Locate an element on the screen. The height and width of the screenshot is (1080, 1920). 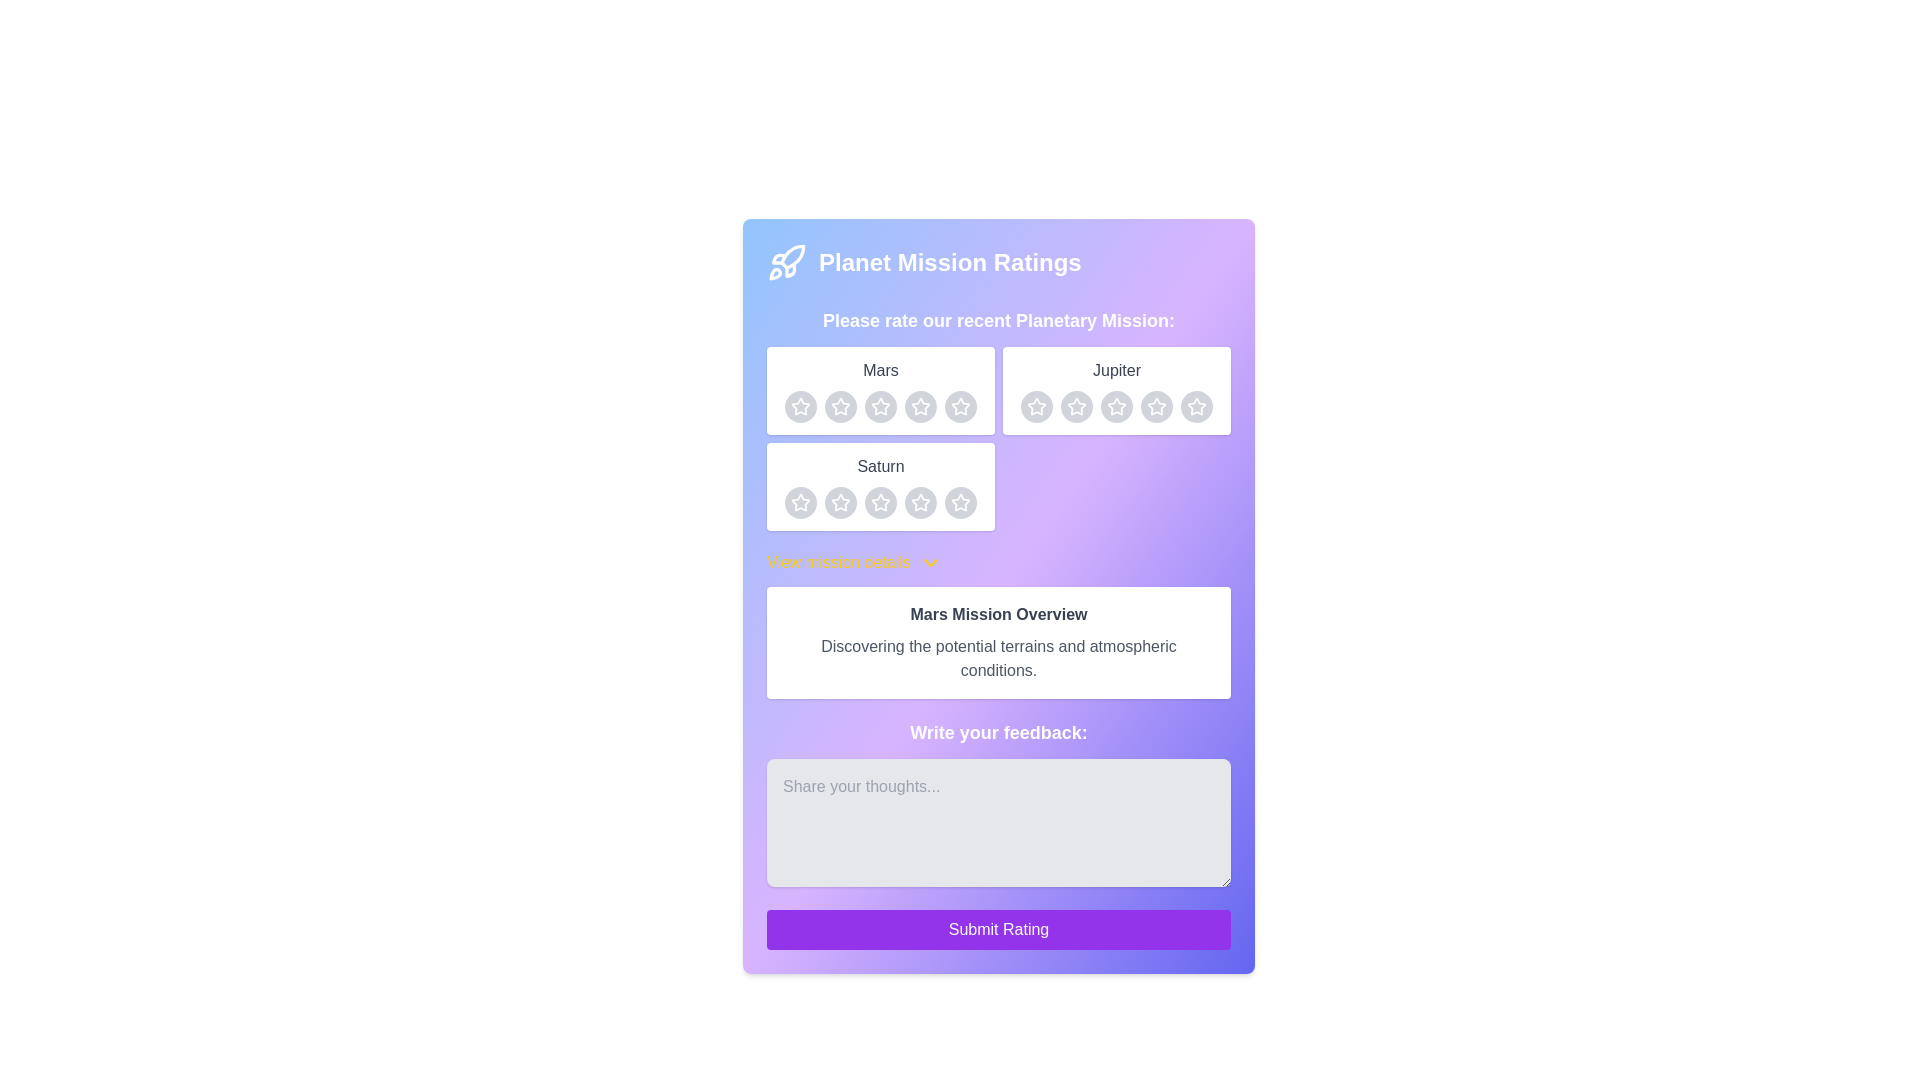
the fourth star in the rating row for 'Jupiter' in the 'Planet Mission Ratings' section to rate it is located at coordinates (1156, 406).